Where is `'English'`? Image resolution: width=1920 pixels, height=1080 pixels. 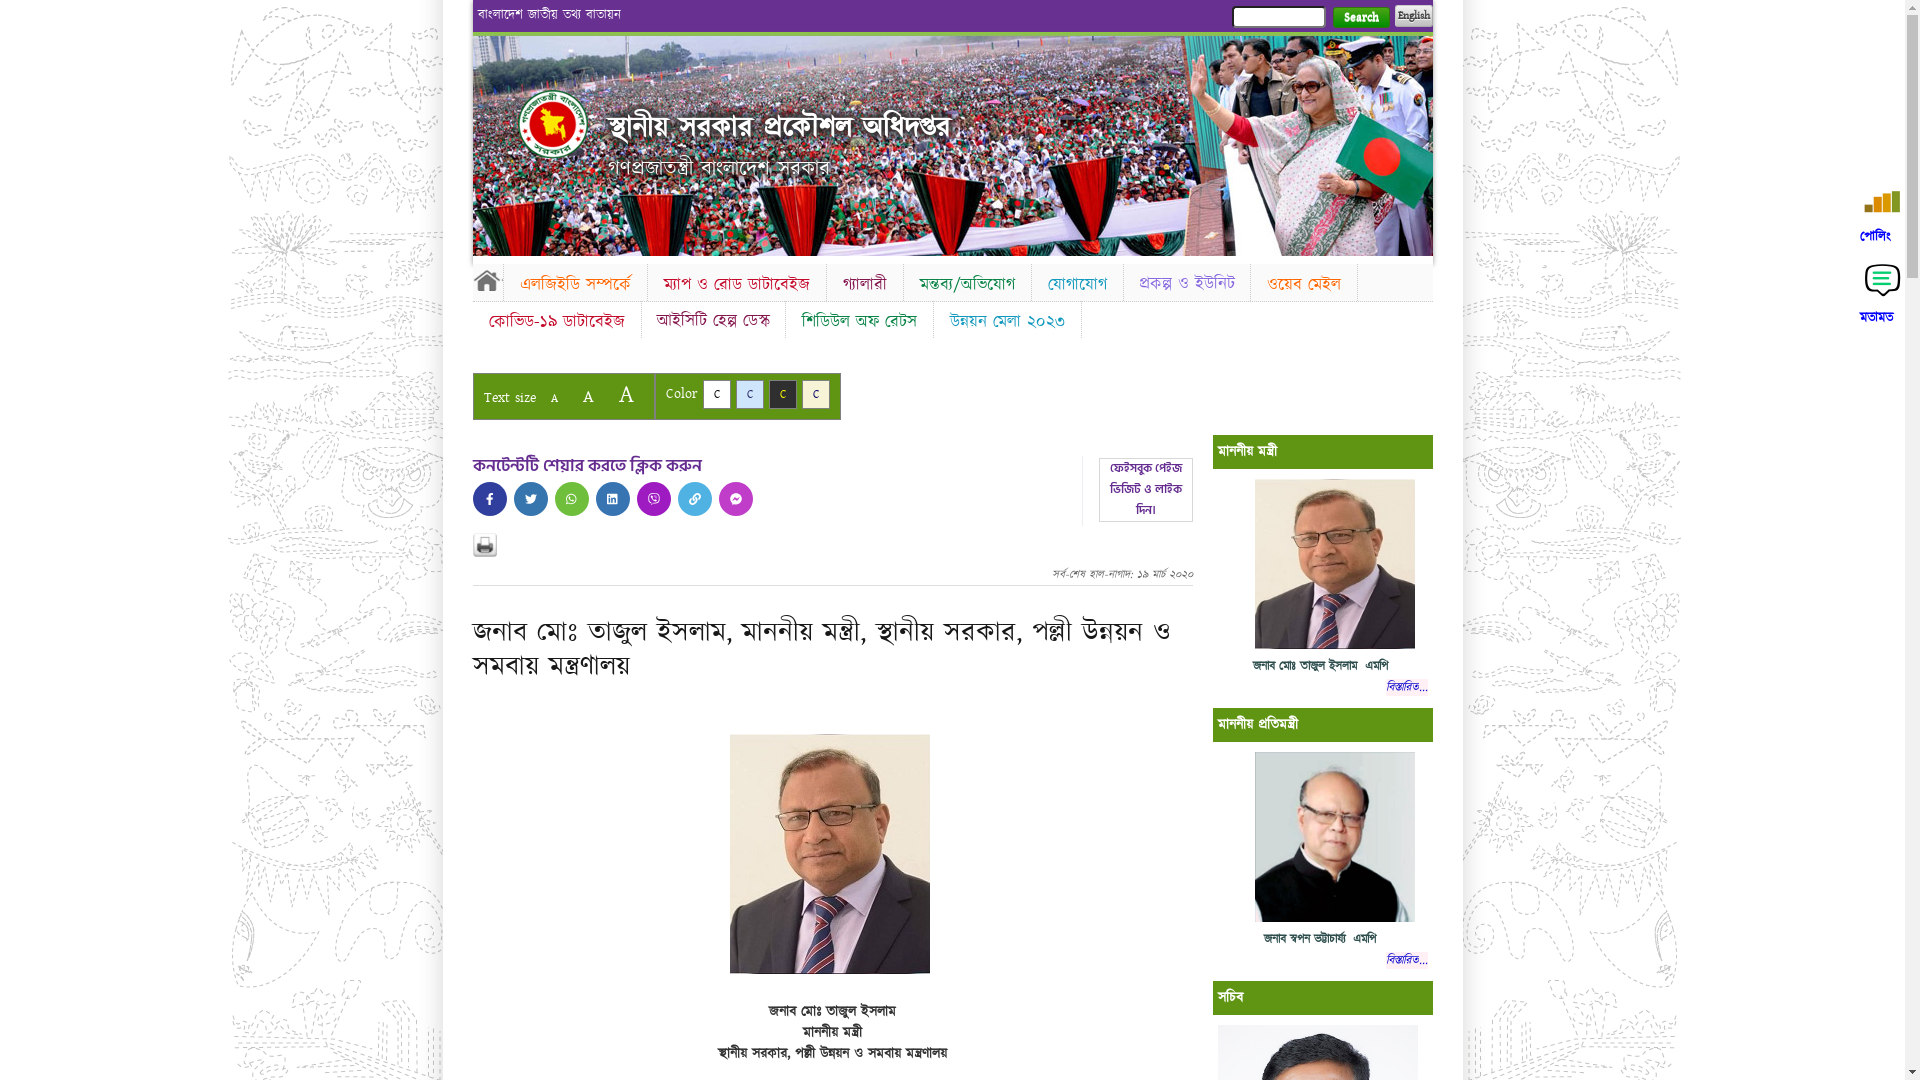 'English' is located at coordinates (1411, 15).